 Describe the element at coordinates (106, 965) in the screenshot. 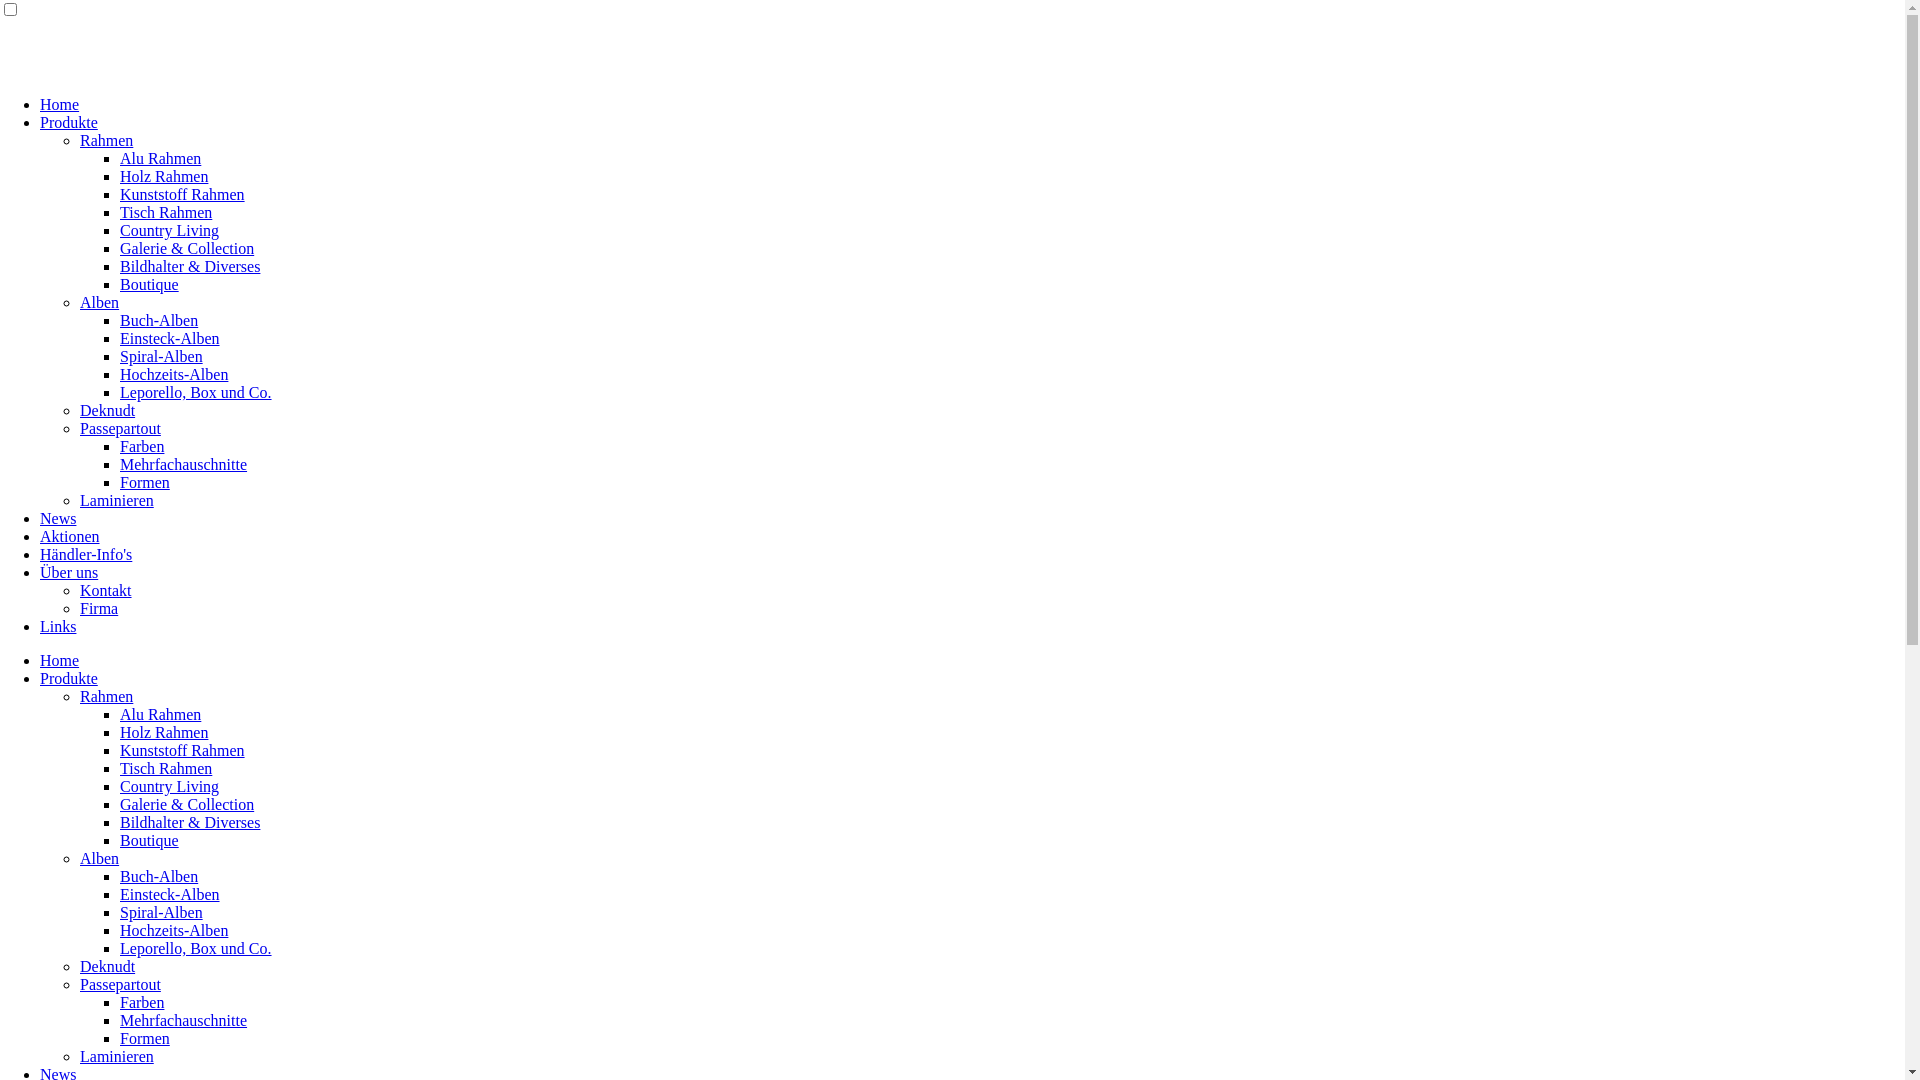

I see `'Deknudt'` at that location.